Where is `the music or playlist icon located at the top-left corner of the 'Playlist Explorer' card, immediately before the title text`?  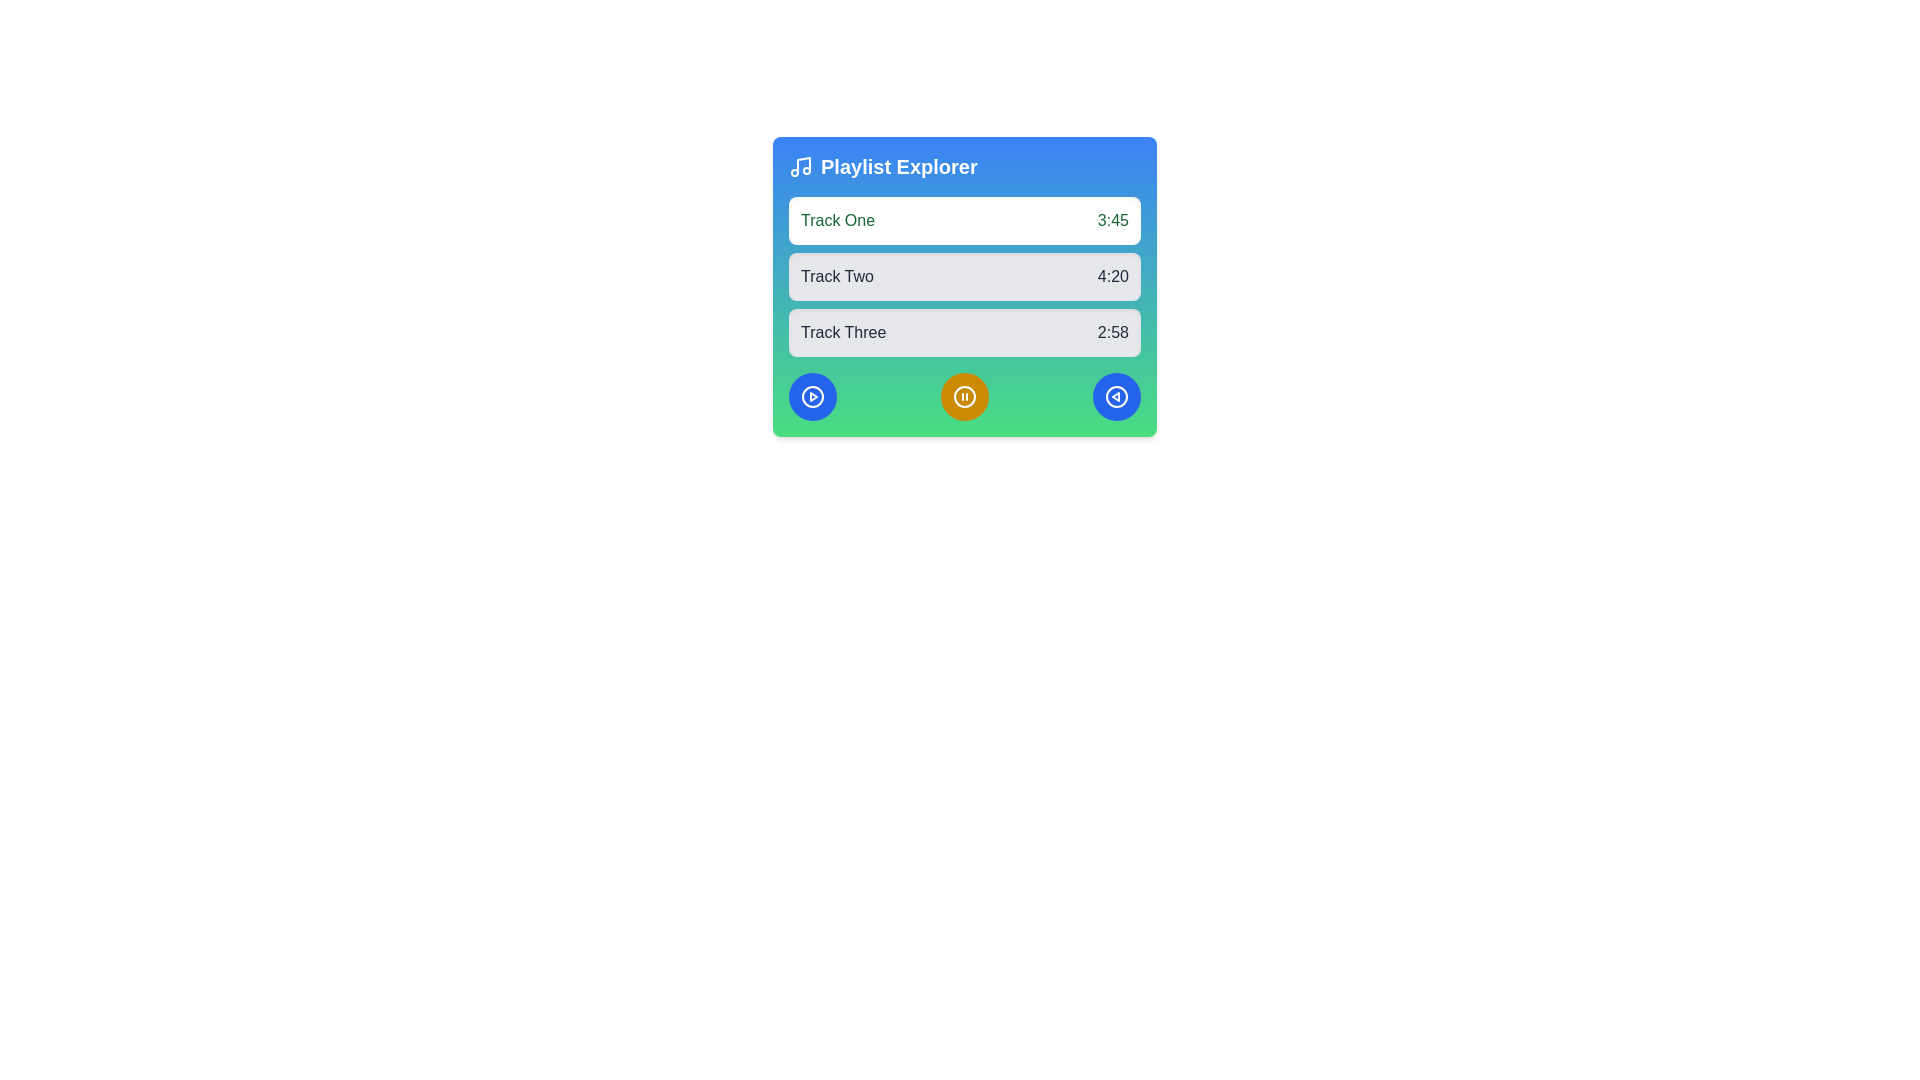 the music or playlist icon located at the top-left corner of the 'Playlist Explorer' card, immediately before the title text is located at coordinates (801, 165).